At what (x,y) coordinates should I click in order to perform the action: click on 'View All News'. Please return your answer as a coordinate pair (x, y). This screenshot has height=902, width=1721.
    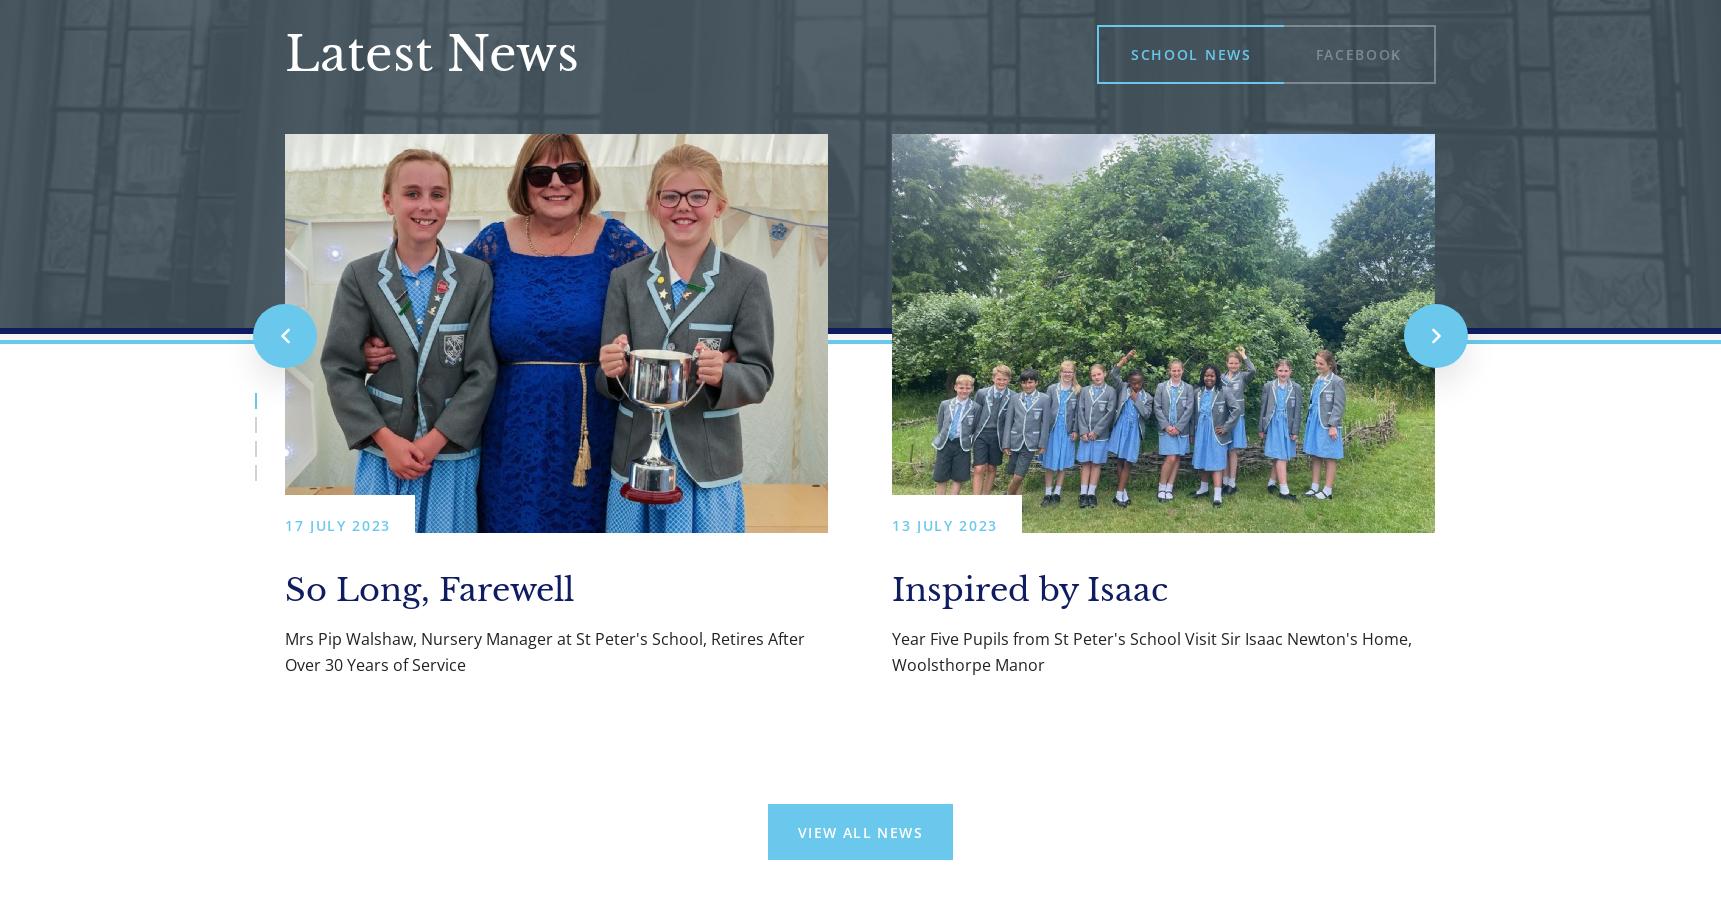
    Looking at the image, I should click on (795, 831).